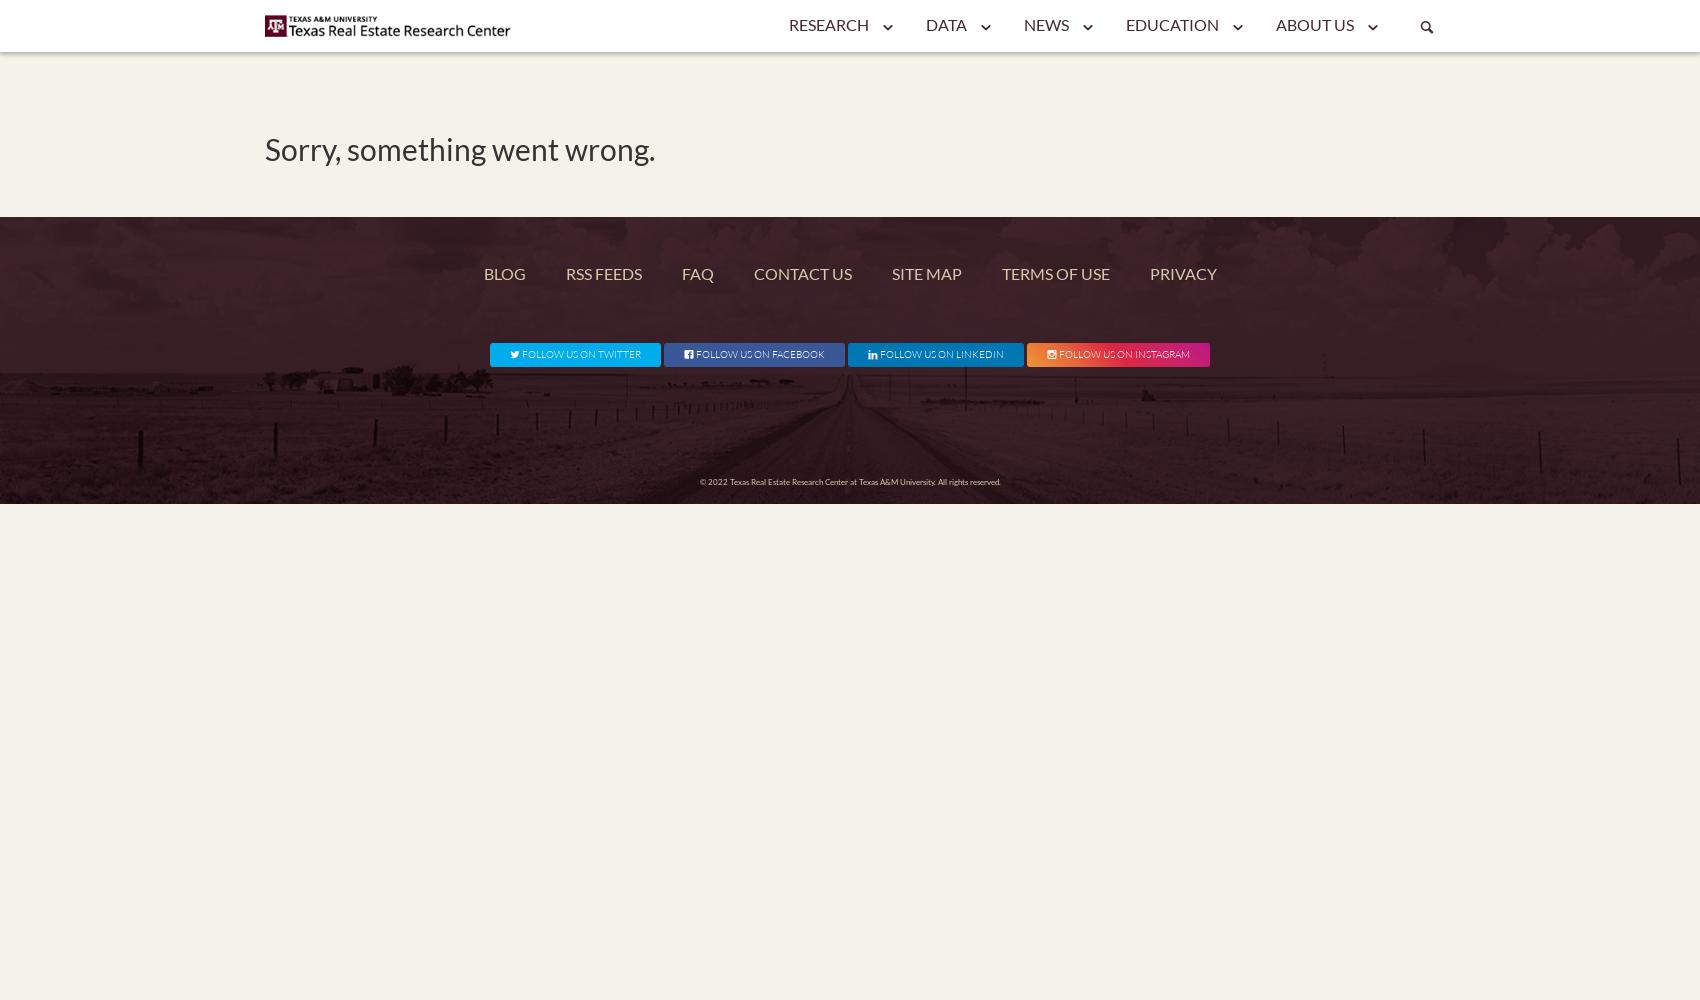 This screenshot has width=1700, height=1000. Describe the element at coordinates (801, 273) in the screenshot. I see `'Contact Us'` at that location.